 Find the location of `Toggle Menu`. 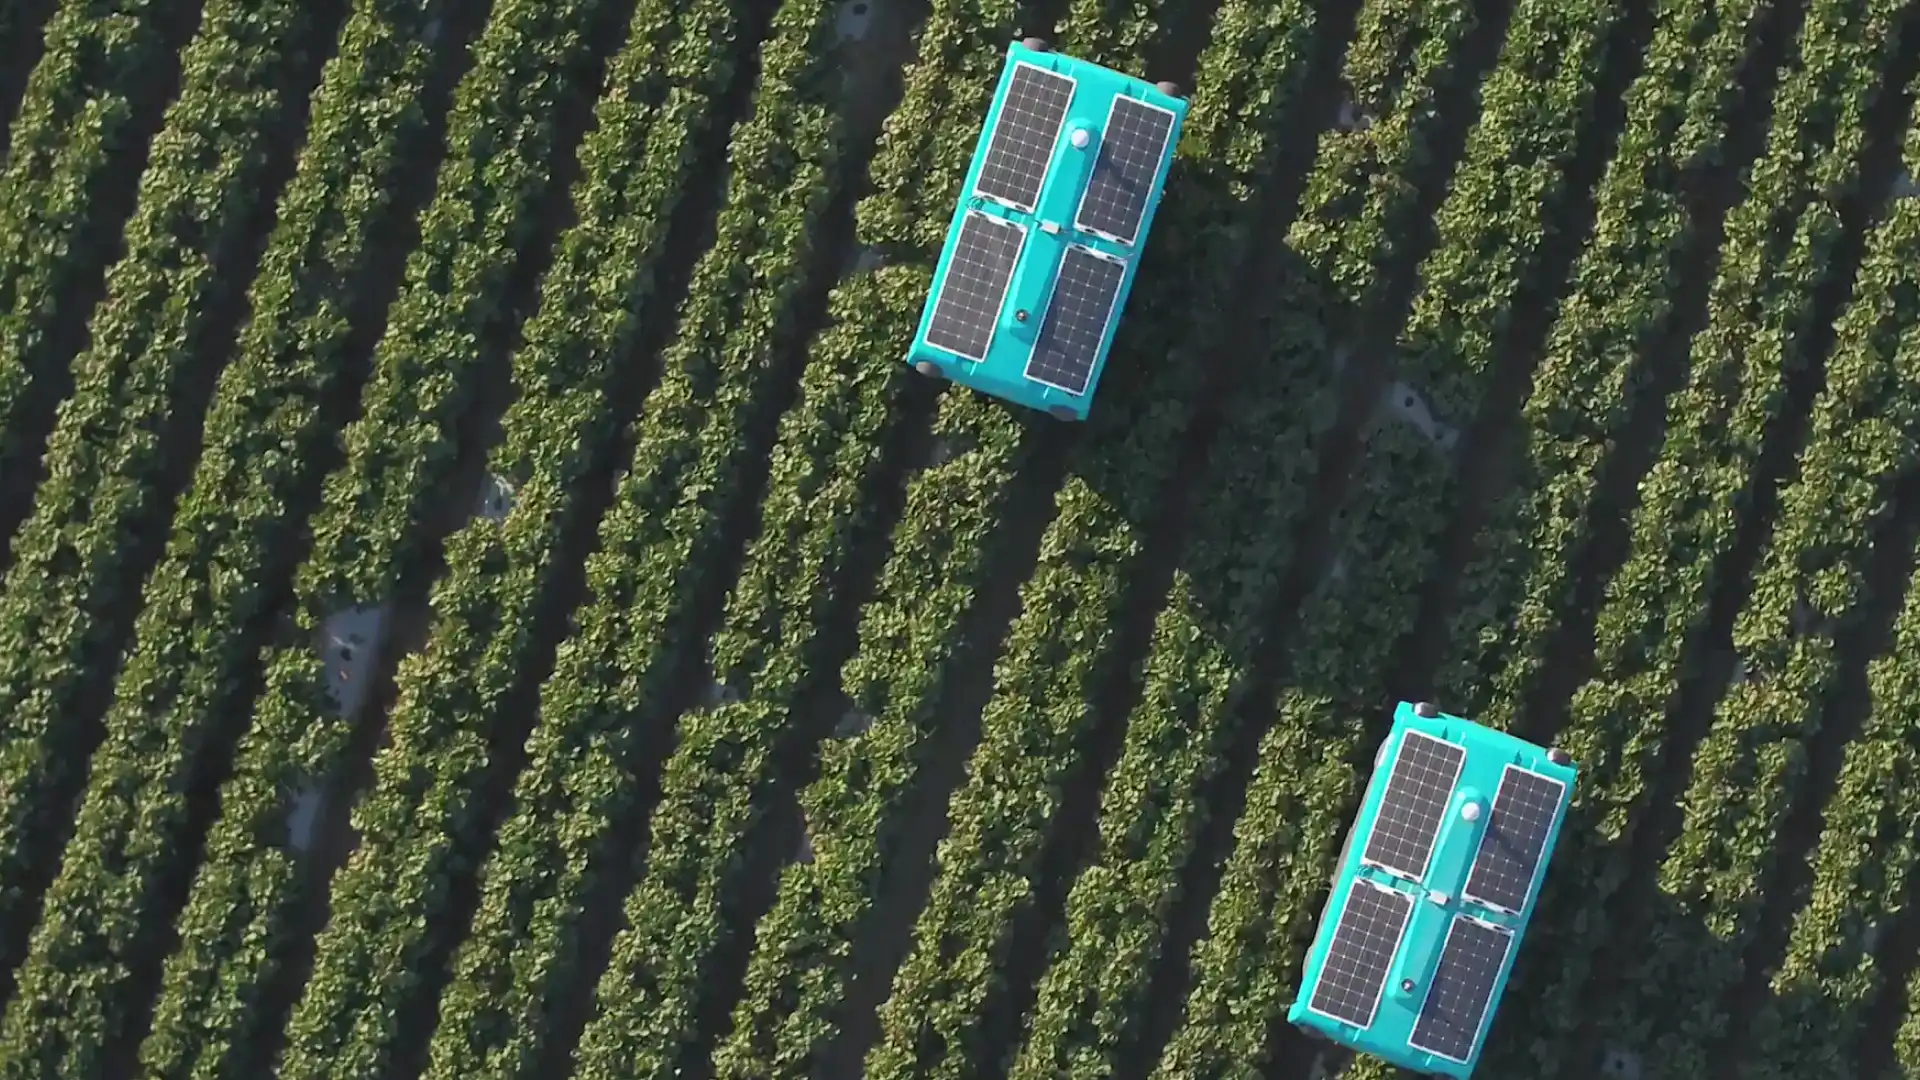

Toggle Menu is located at coordinates (1815, 64).